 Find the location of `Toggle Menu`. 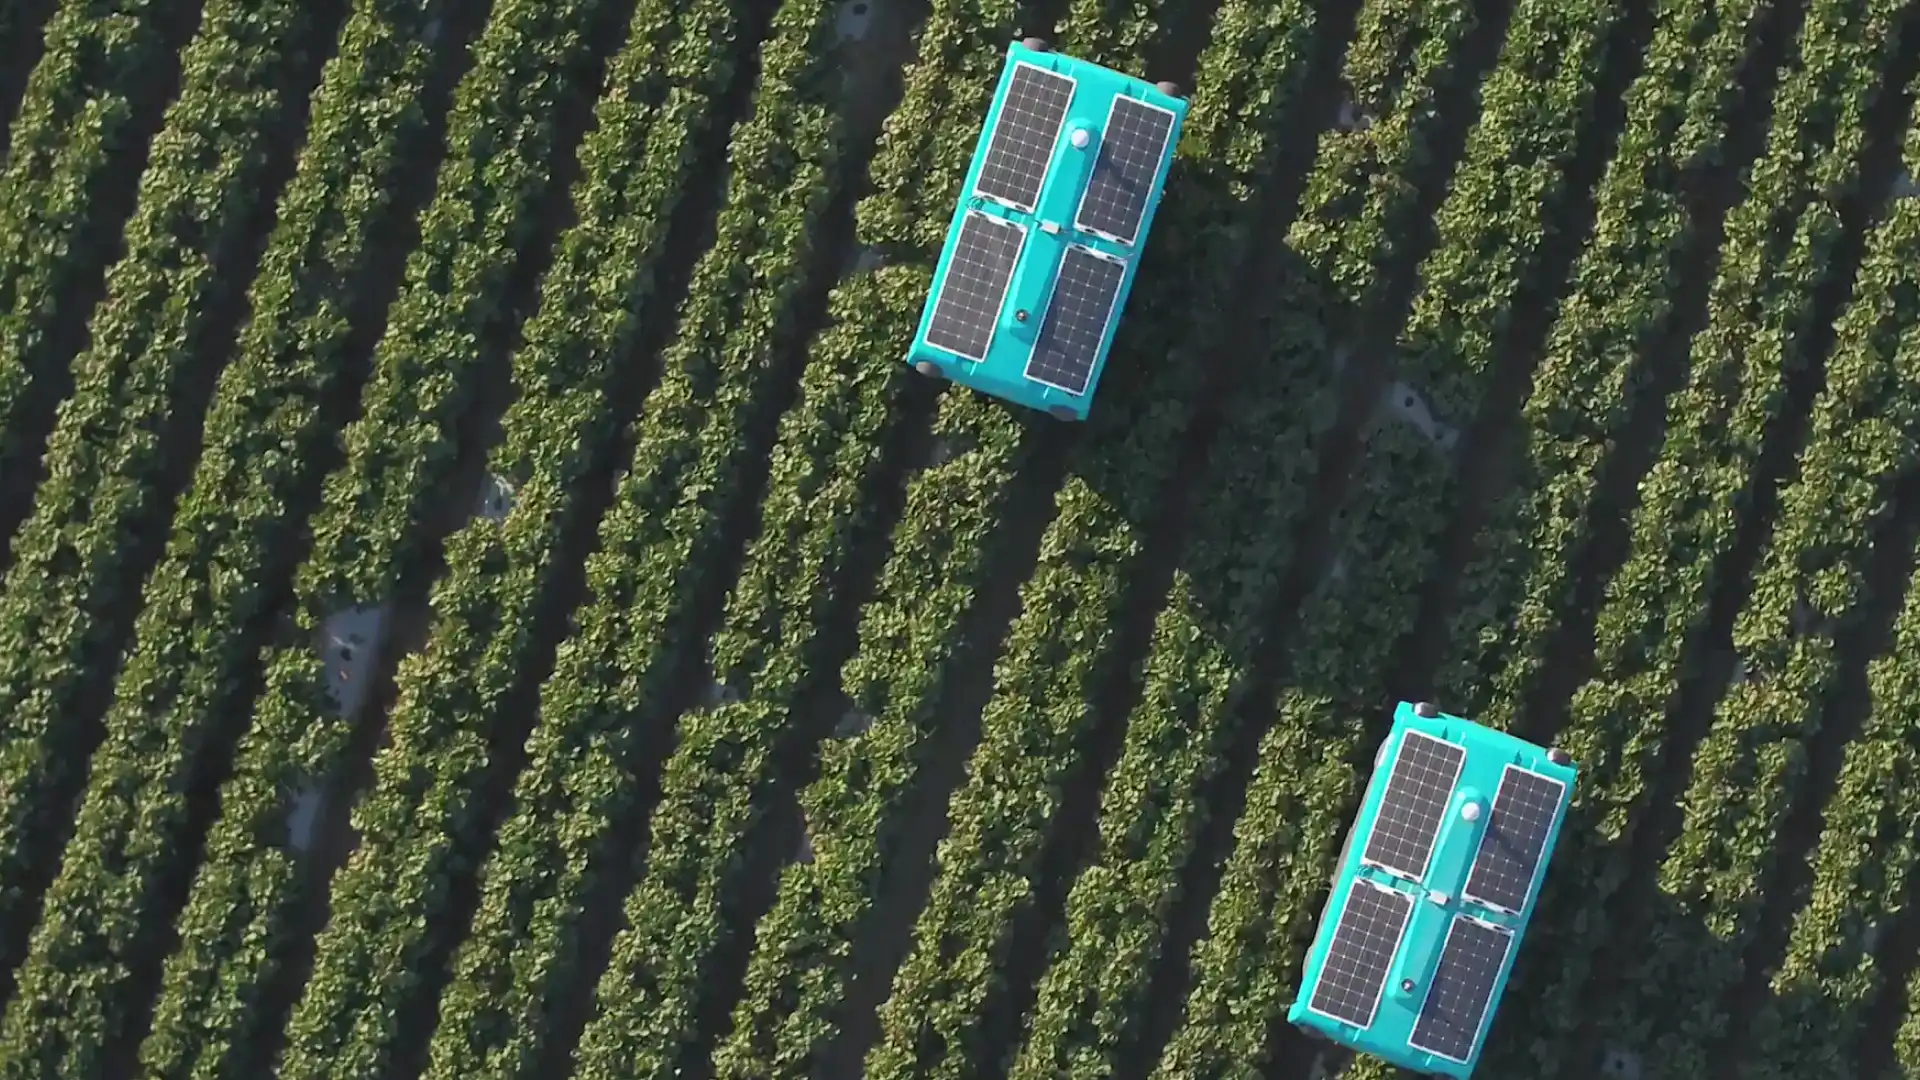

Toggle Menu is located at coordinates (1815, 64).